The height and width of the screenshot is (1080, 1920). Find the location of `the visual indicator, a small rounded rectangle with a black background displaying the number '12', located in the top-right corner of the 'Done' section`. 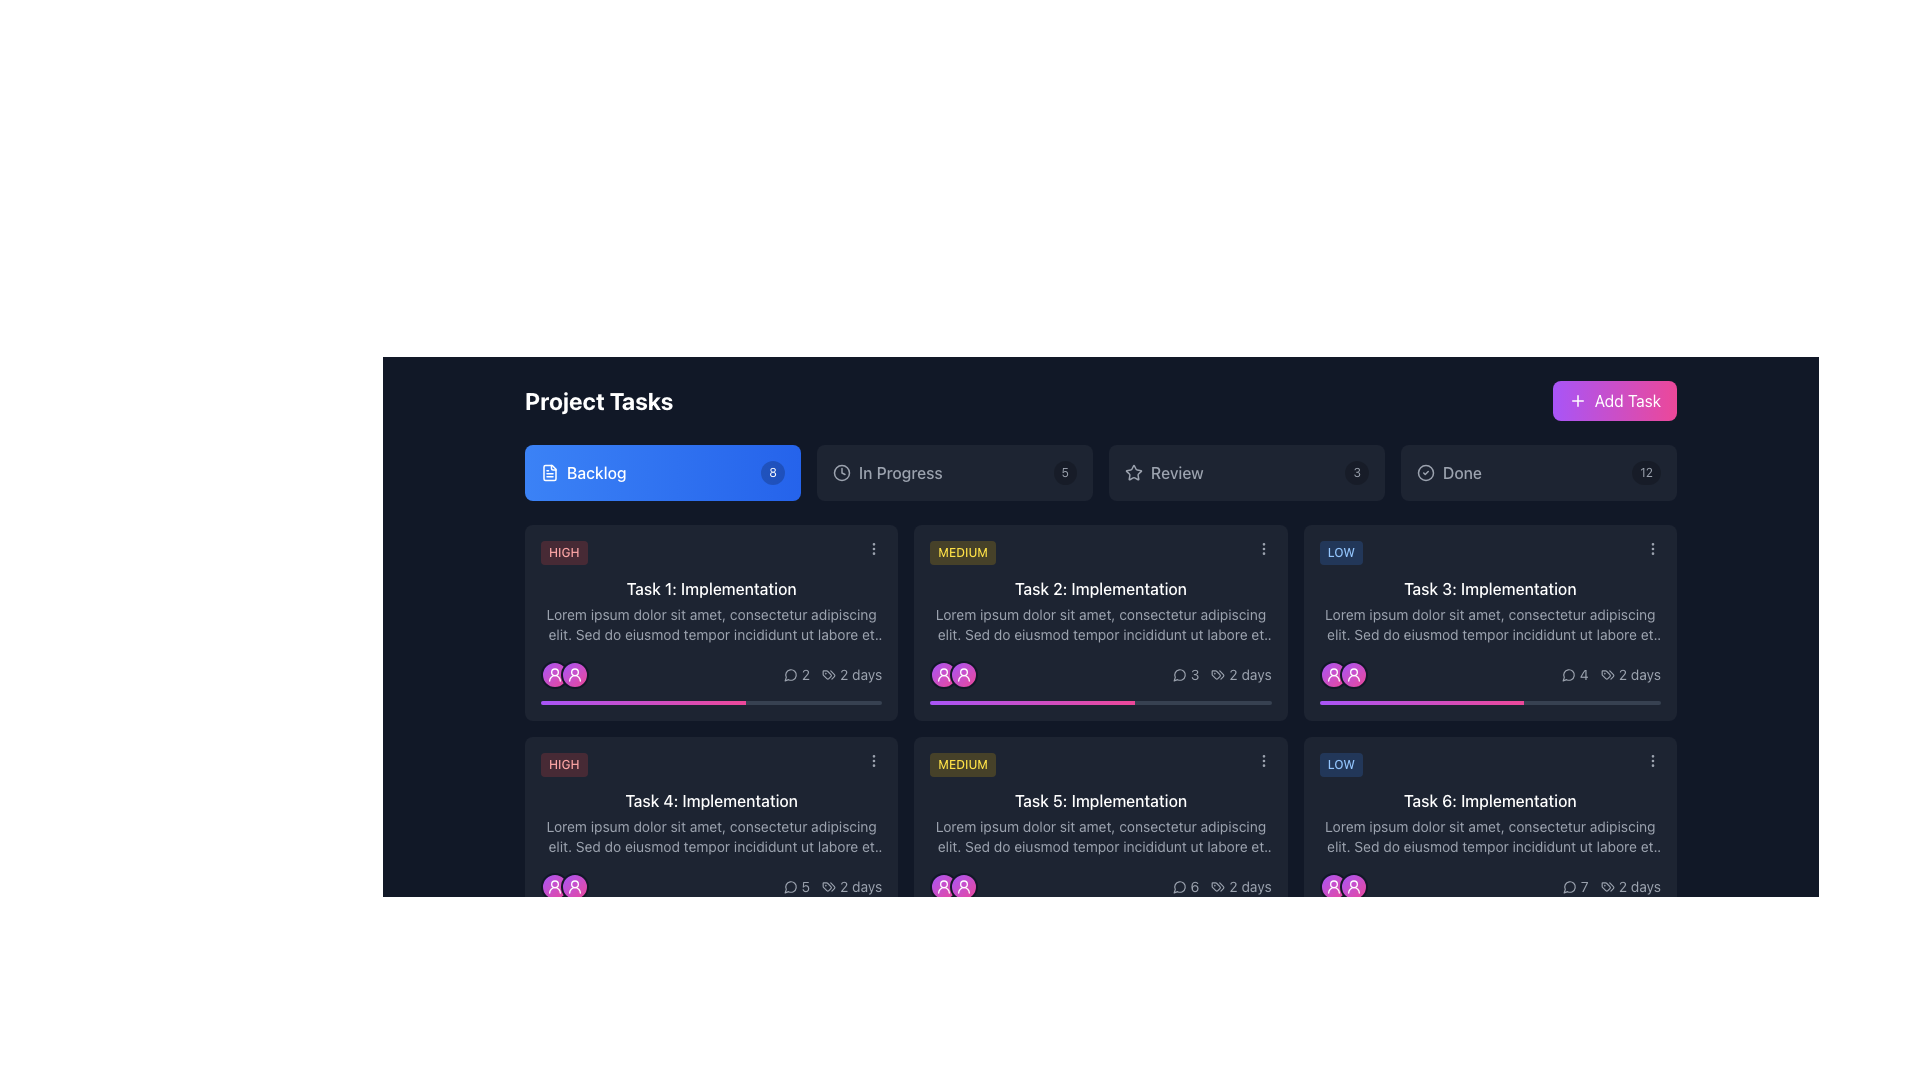

the visual indicator, a small rounded rectangle with a black background displaying the number '12', located in the top-right corner of the 'Done' section is located at coordinates (1646, 473).